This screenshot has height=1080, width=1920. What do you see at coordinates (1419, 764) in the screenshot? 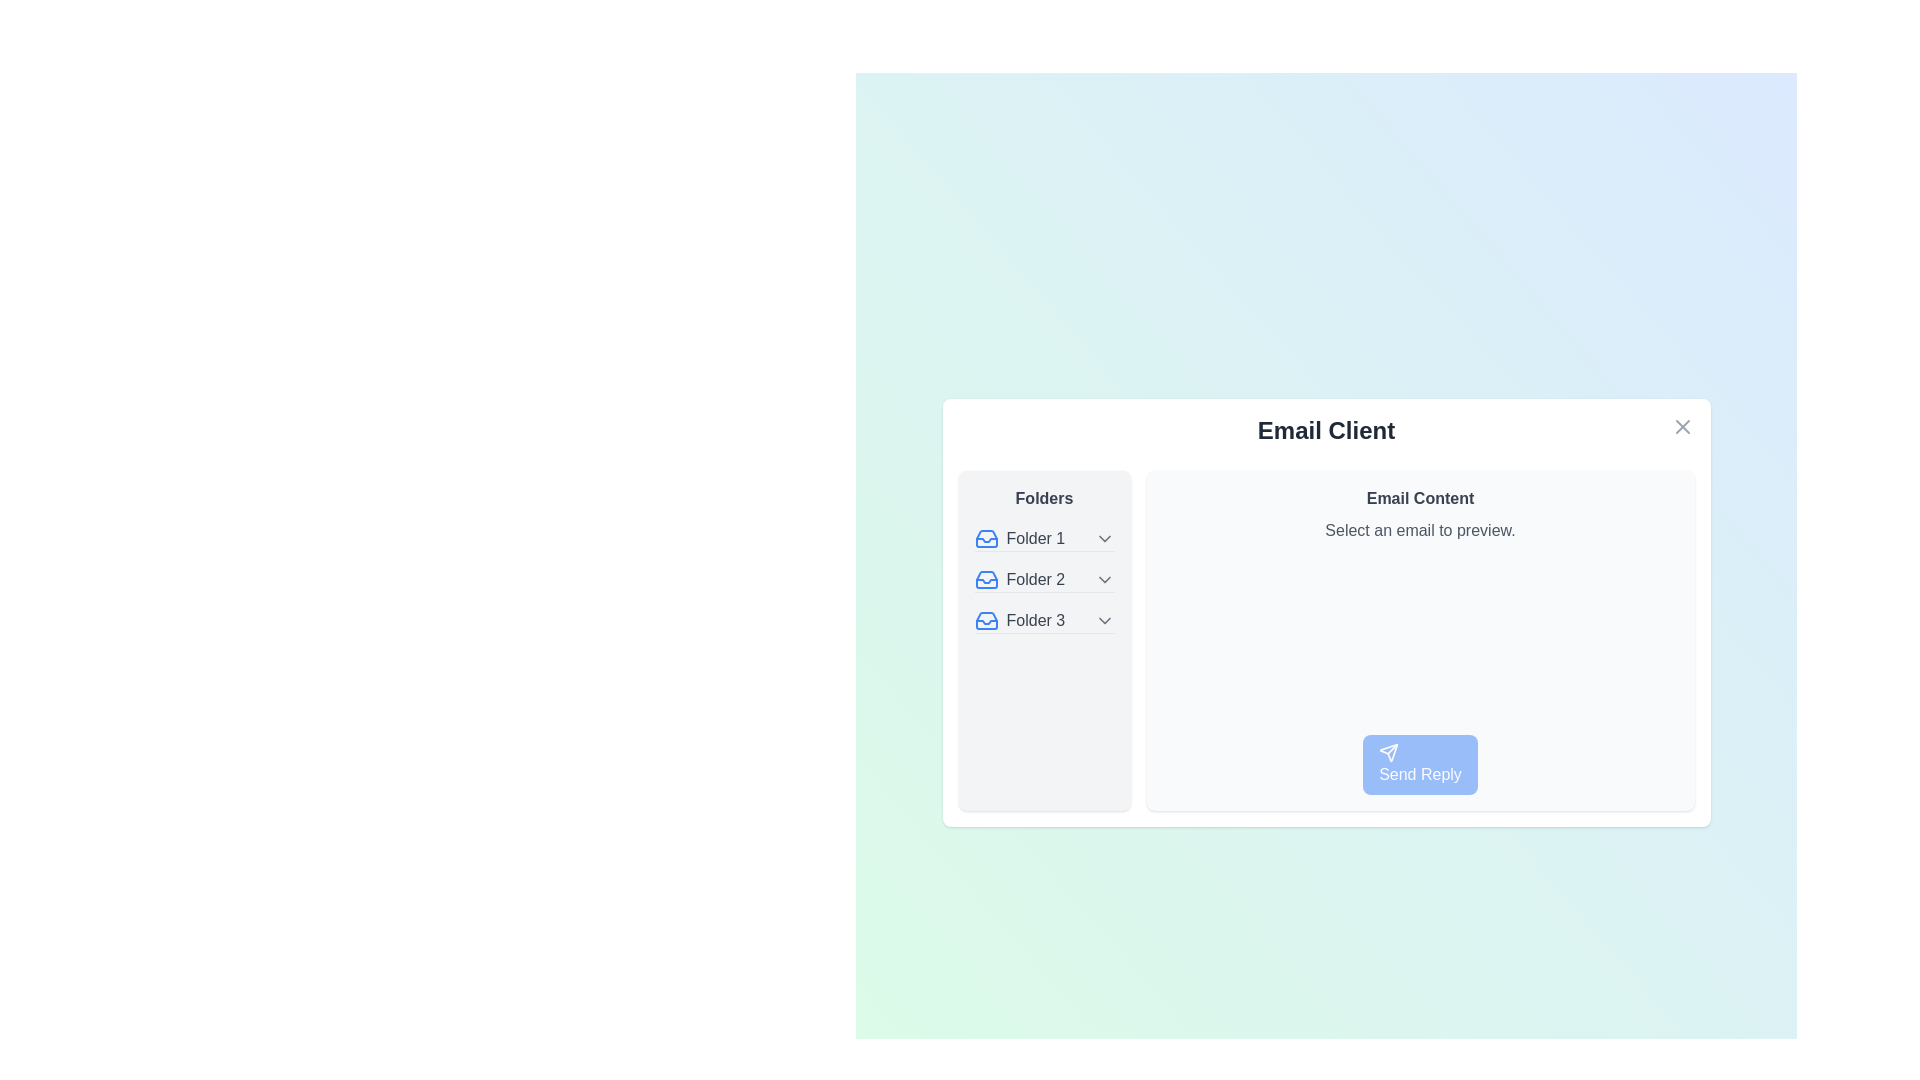
I see `the reply button located below the text 'Select an email` at bounding box center [1419, 764].